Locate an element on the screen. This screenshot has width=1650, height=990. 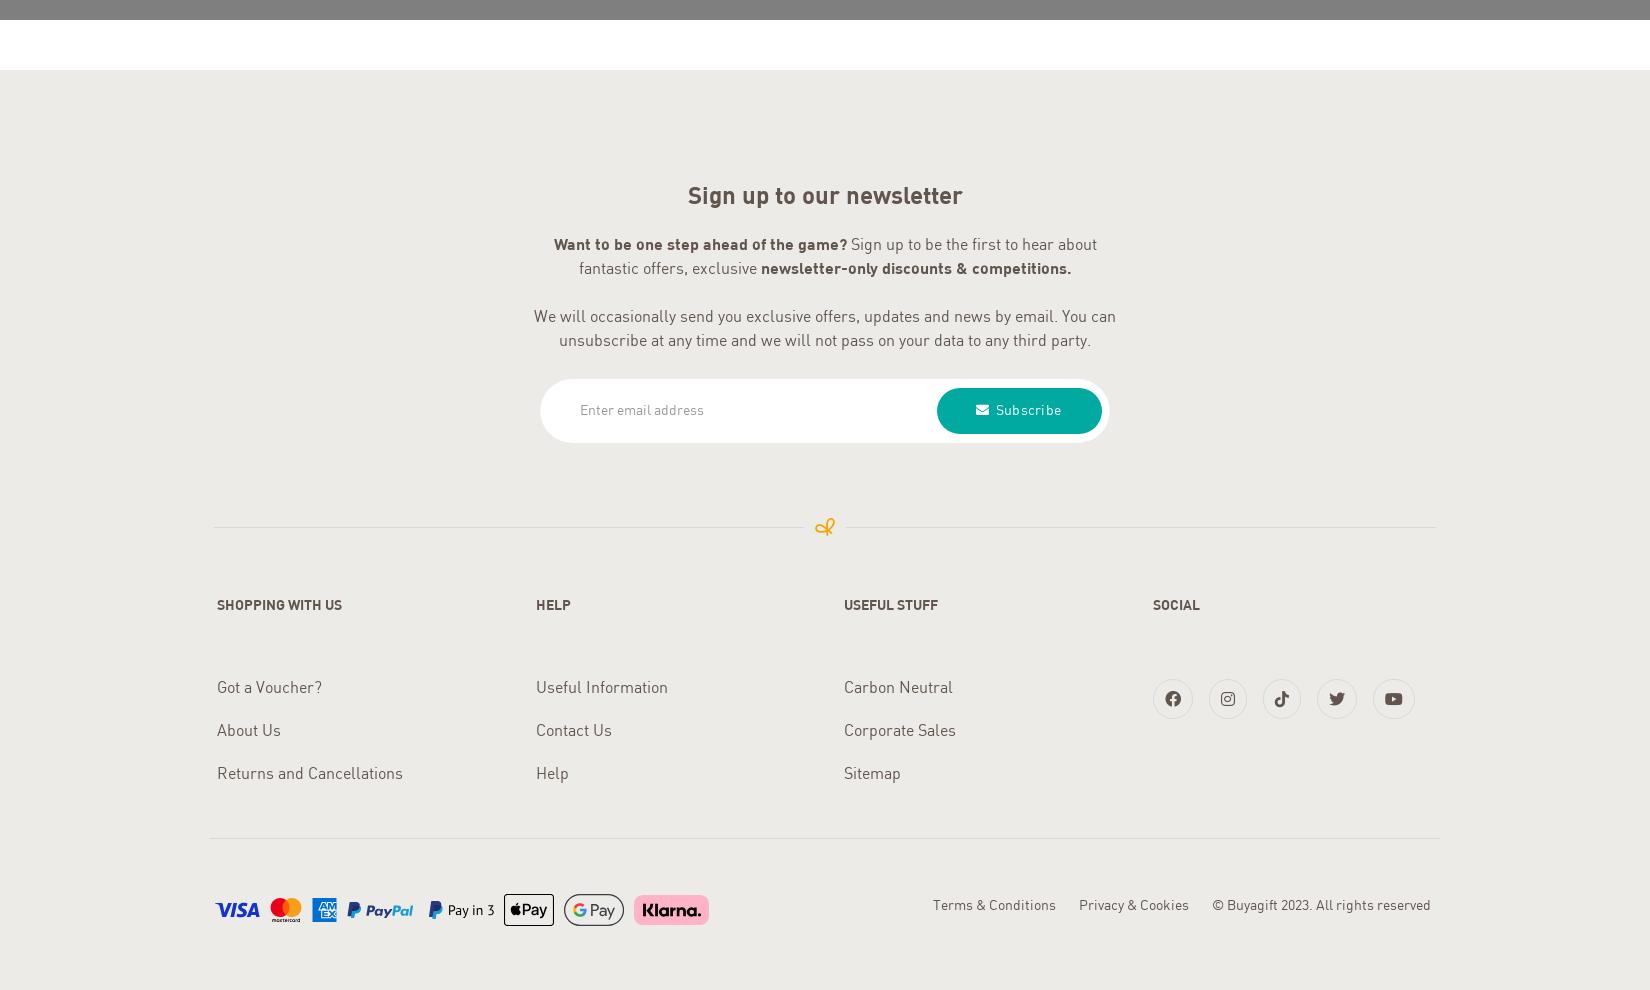
'Shopping with us' is located at coordinates (216, 599).